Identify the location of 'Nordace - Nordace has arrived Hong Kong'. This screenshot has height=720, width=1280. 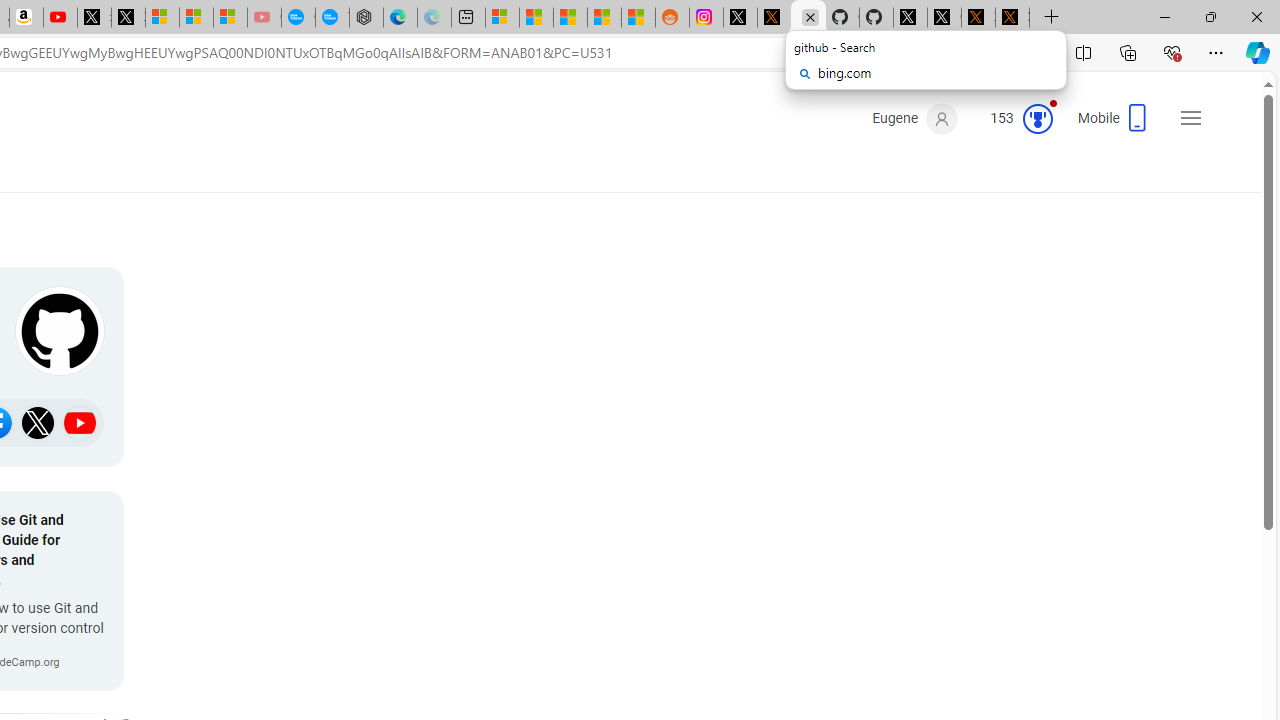
(366, 17).